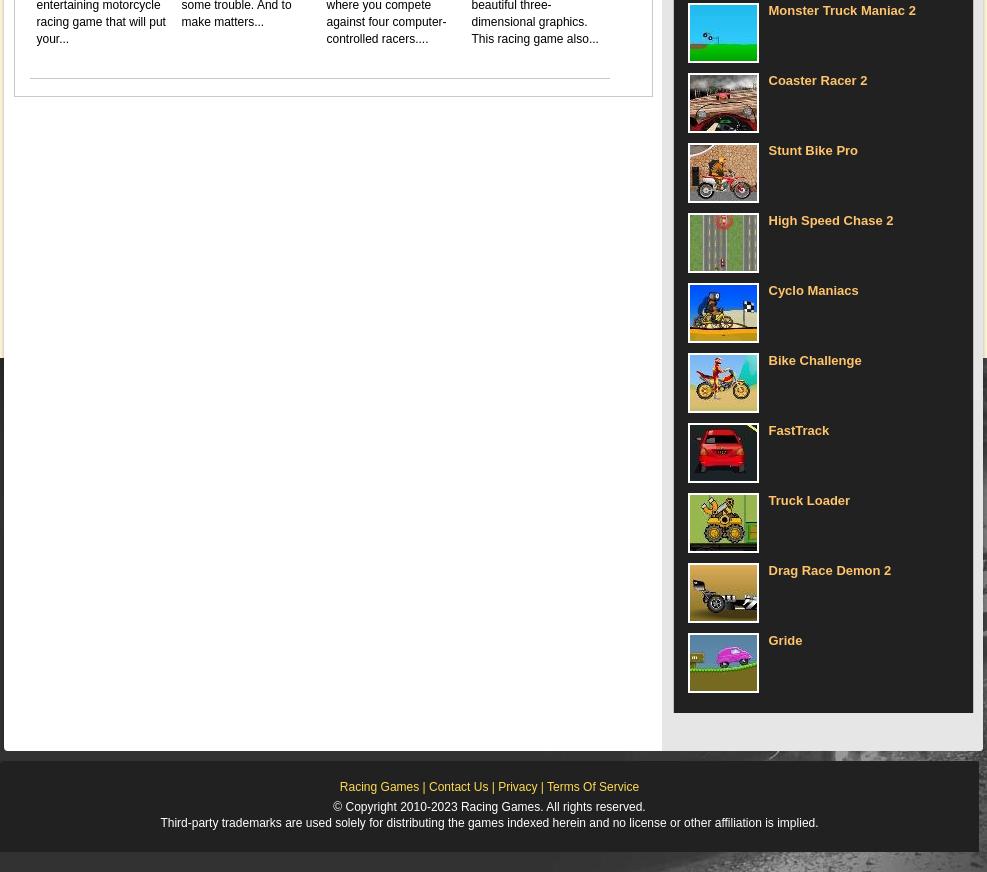 The height and width of the screenshot is (872, 987). Describe the element at coordinates (830, 218) in the screenshot. I see `'High Speed Chase 2'` at that location.